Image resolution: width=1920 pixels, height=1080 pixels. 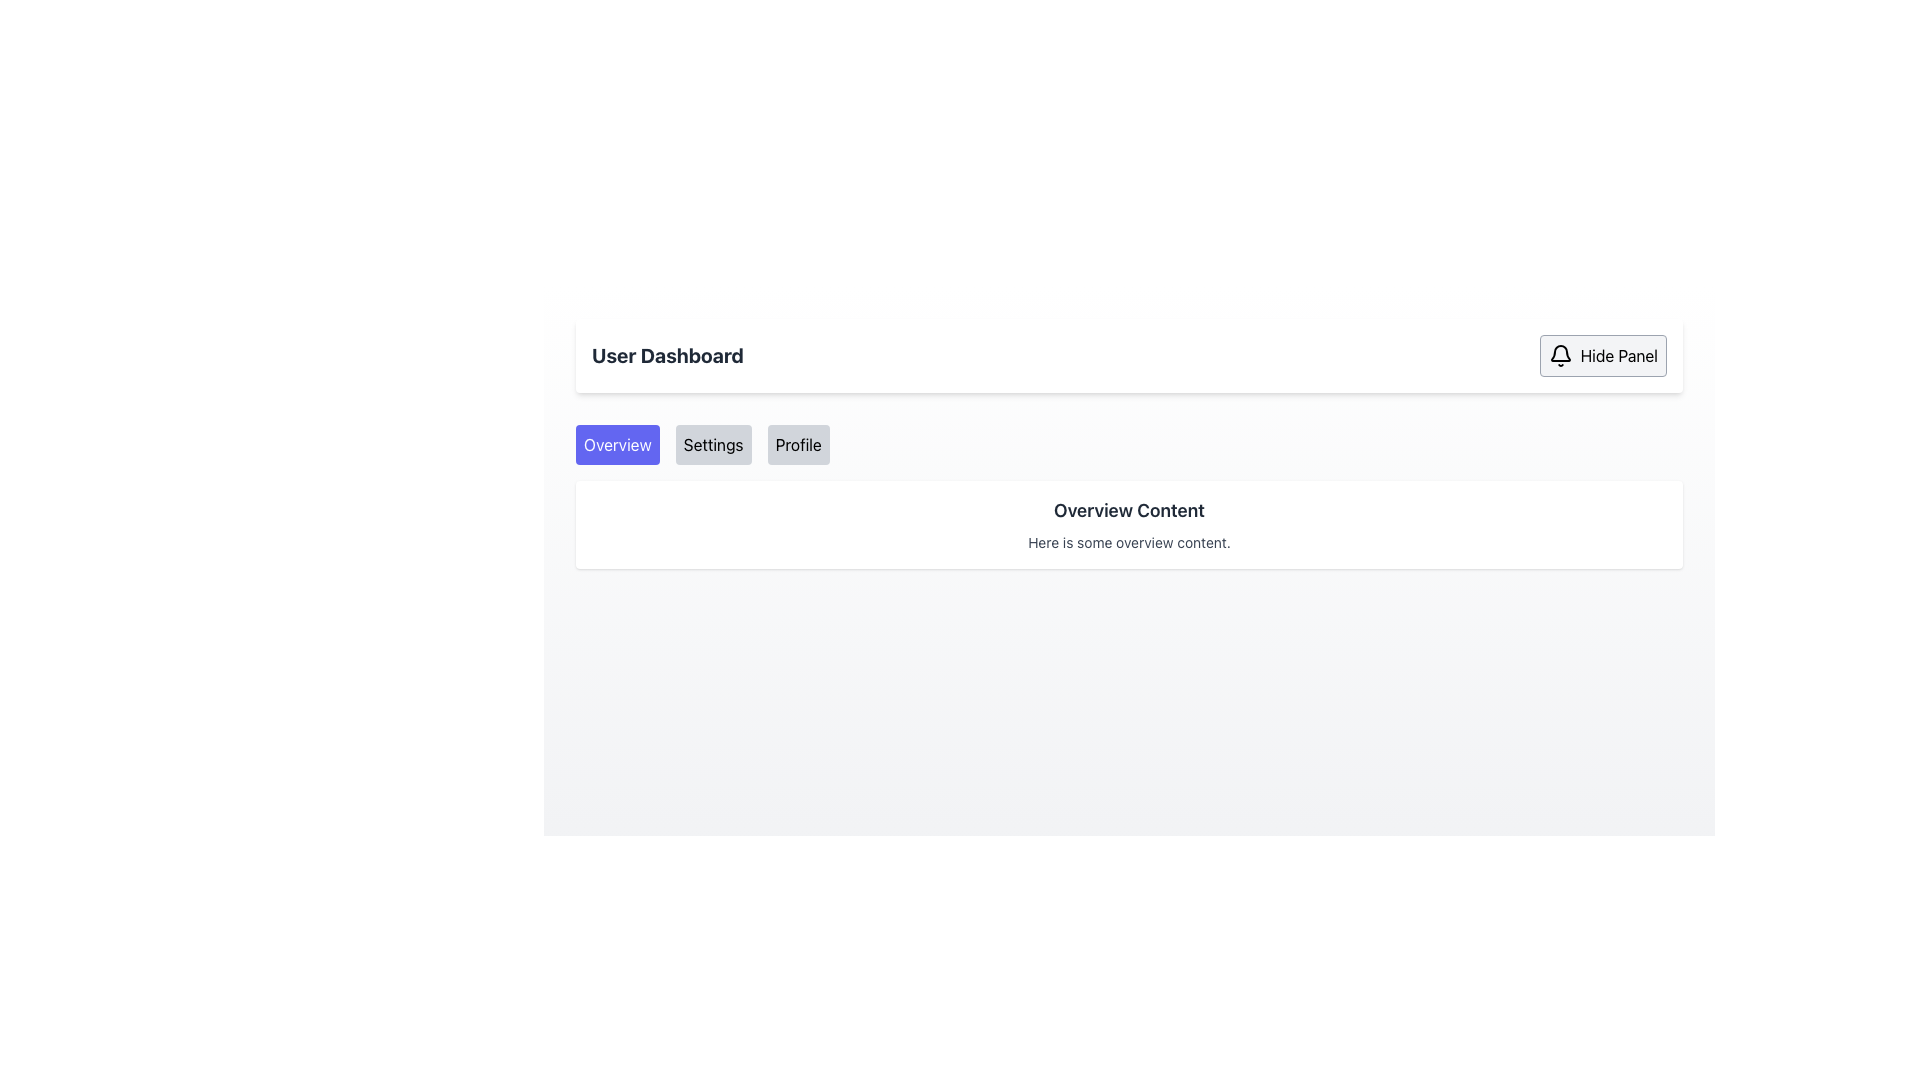 What do you see at coordinates (616, 443) in the screenshot?
I see `the keyboard interaction on the 'Overview' button` at bounding box center [616, 443].